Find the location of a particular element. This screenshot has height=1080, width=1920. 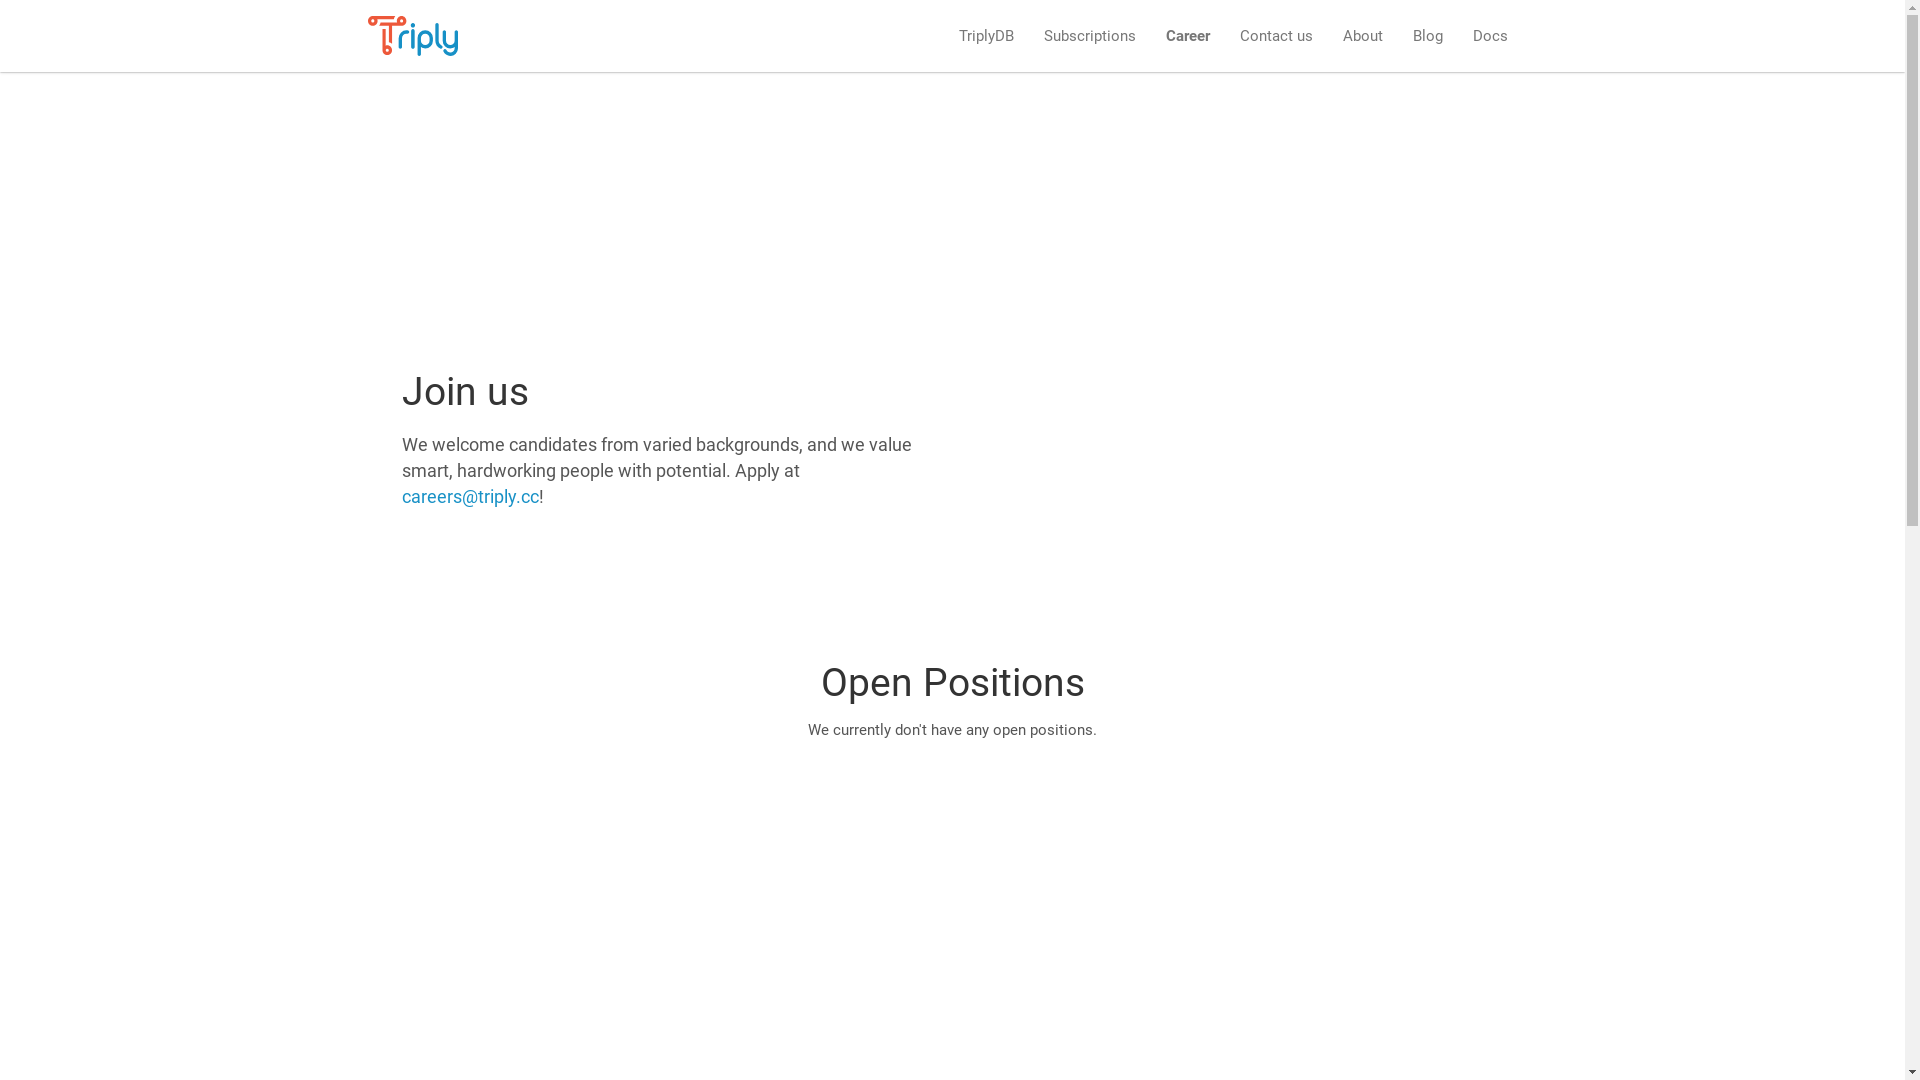

'Contact us' is located at coordinates (1274, 35).